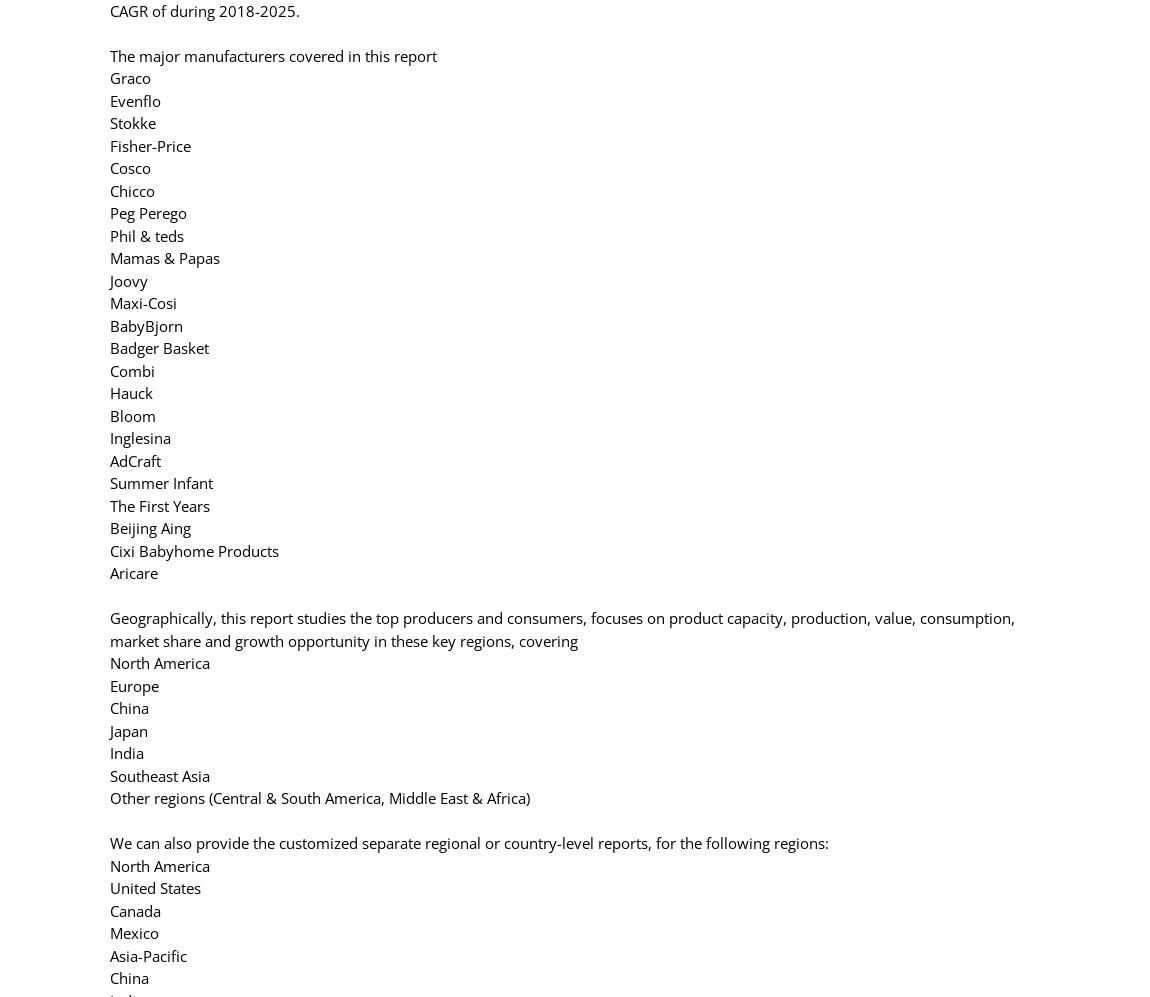 Image resolution: width=1150 pixels, height=997 pixels. Describe the element at coordinates (147, 212) in the screenshot. I see `'Peg Perego'` at that location.